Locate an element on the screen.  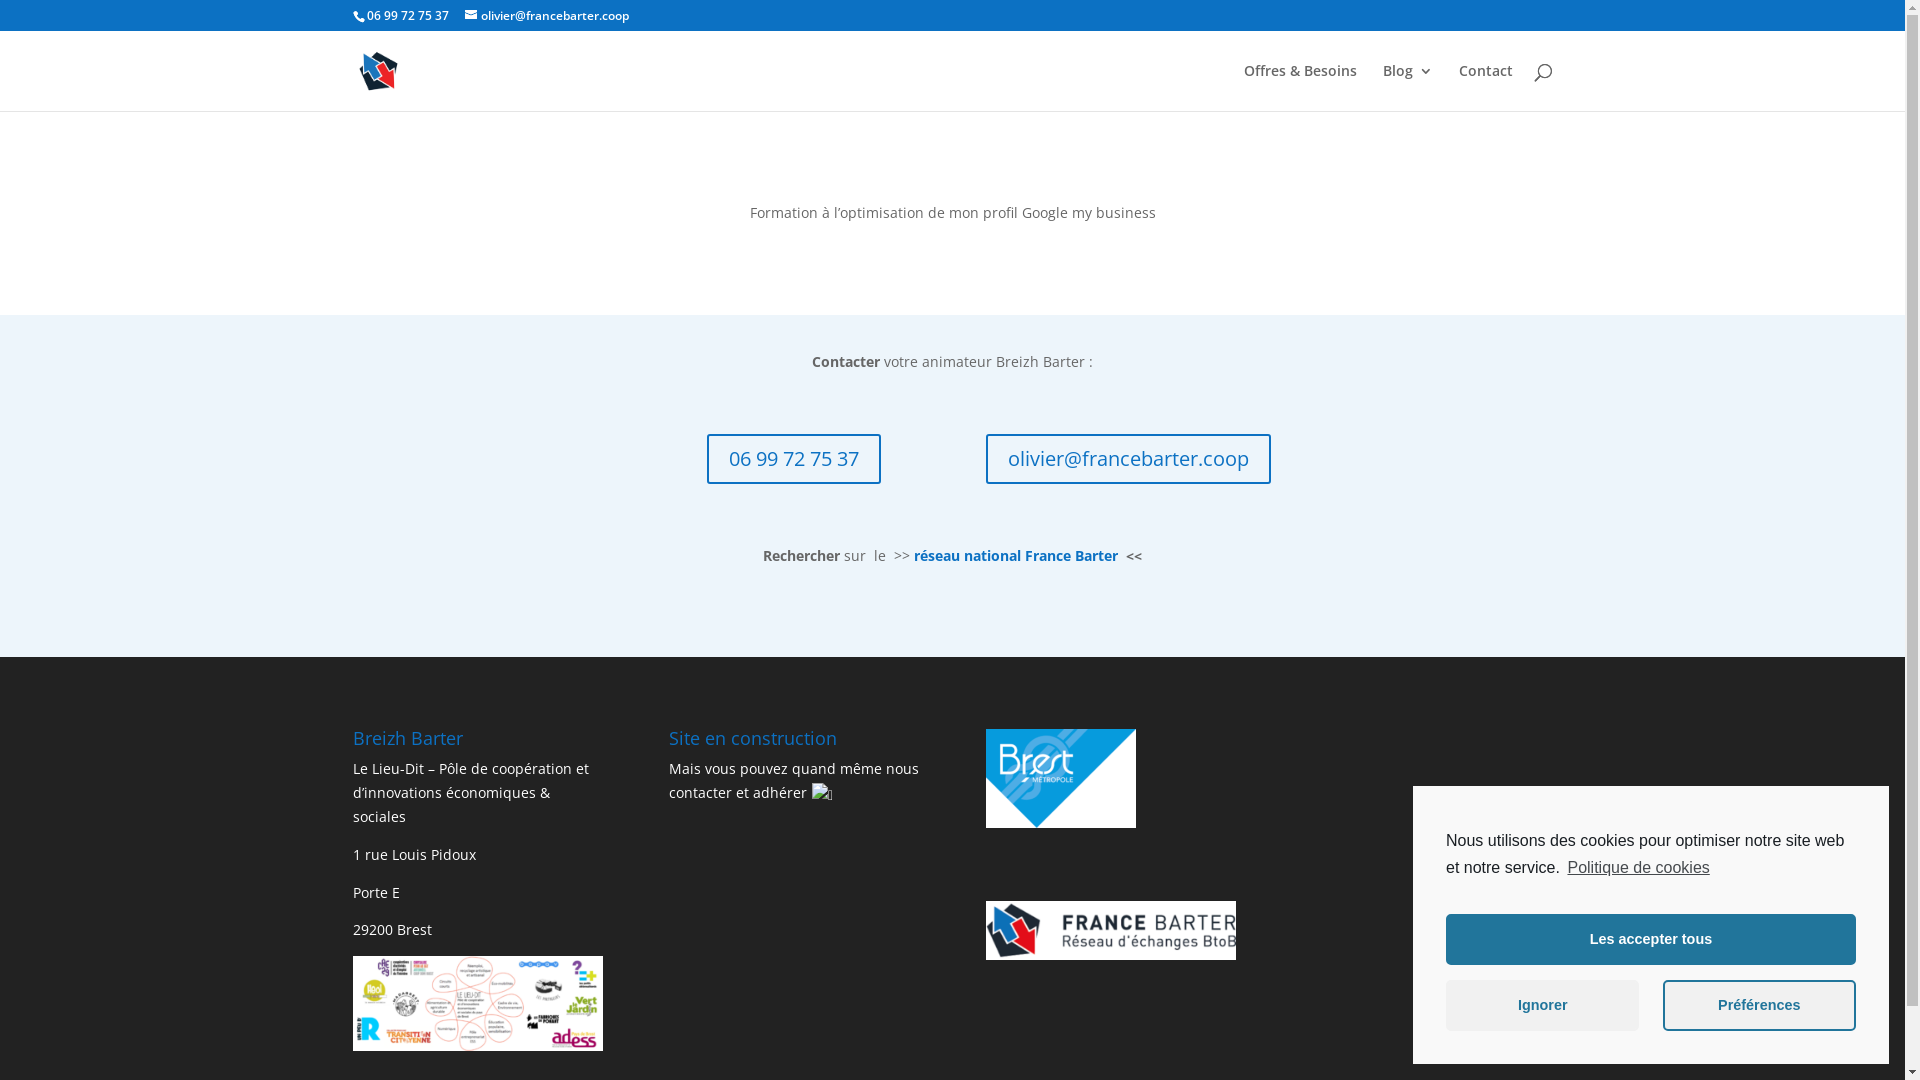
'Politique de cookies' is located at coordinates (1563, 866).